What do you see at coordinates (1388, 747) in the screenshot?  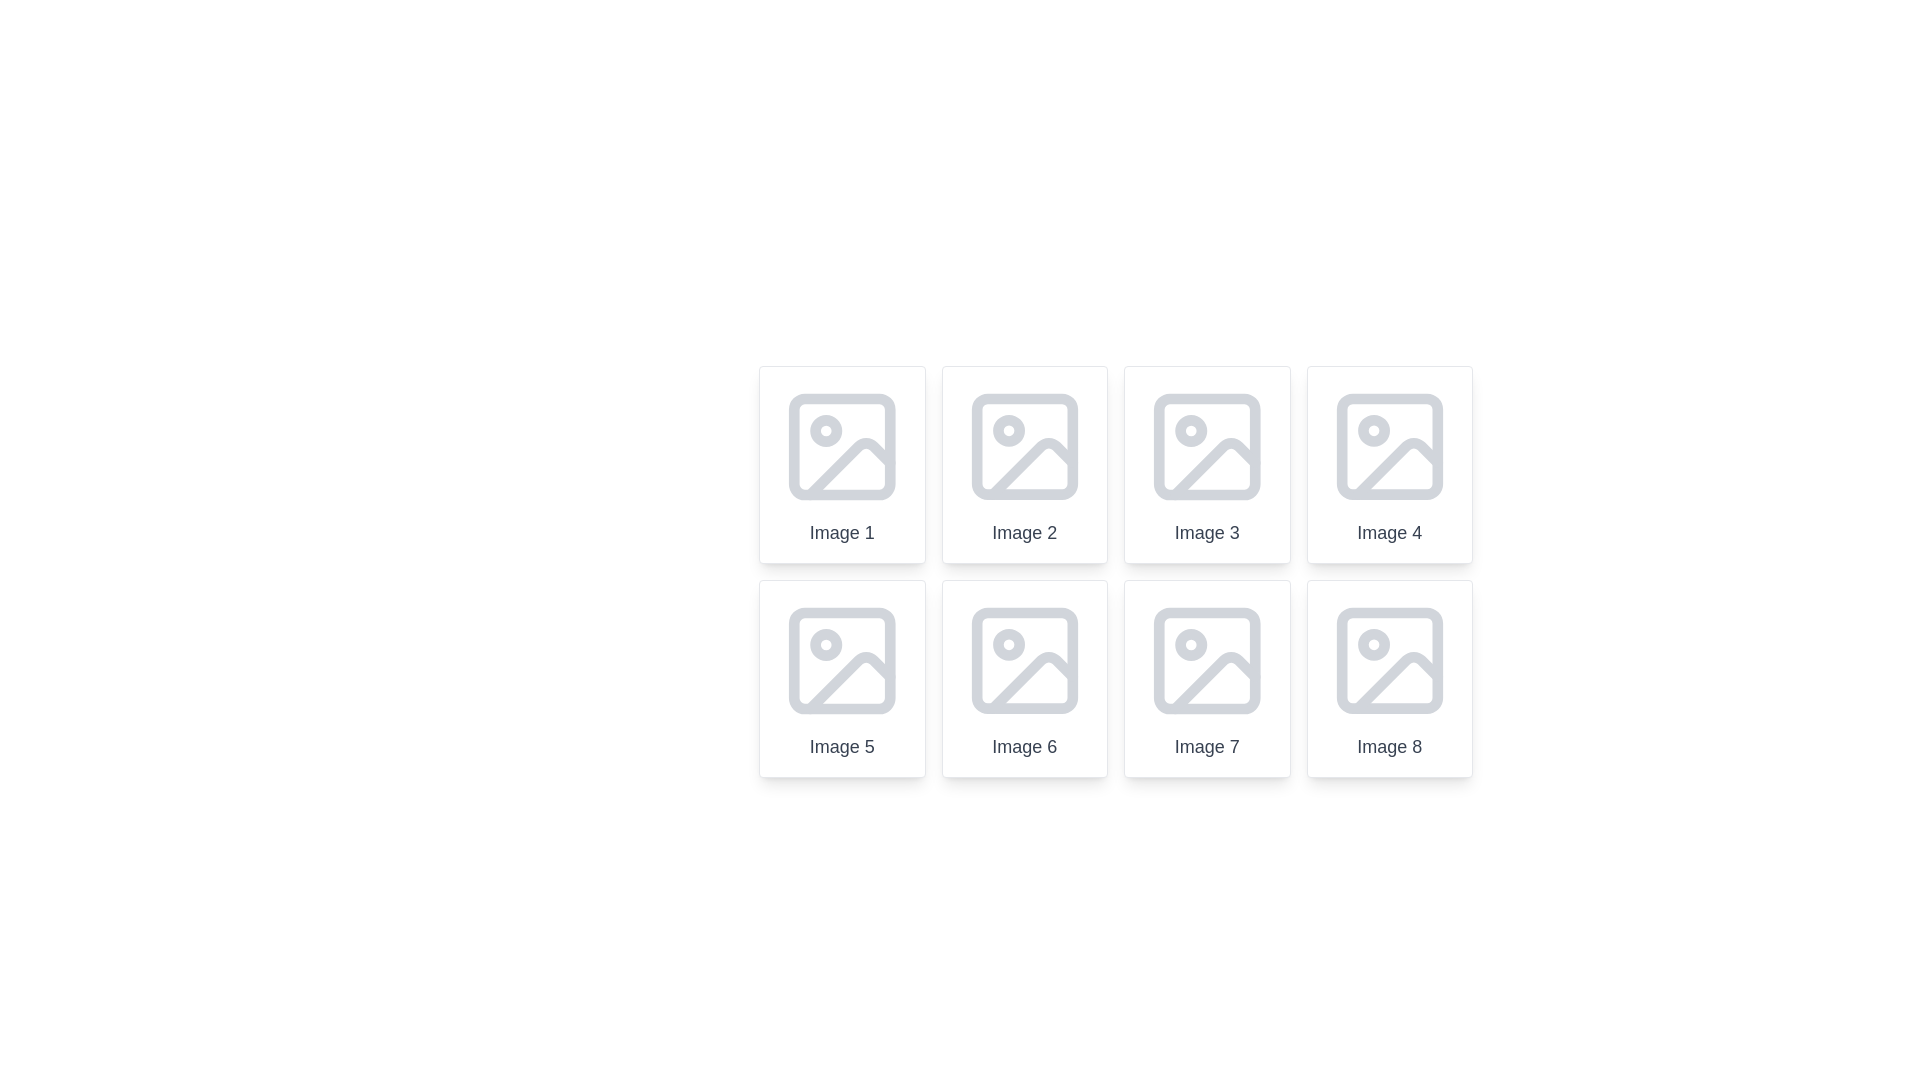 I see `the text label that serves as a title for the associated image card located at the bottom center of the eighth card in a two-row grid layout` at bounding box center [1388, 747].